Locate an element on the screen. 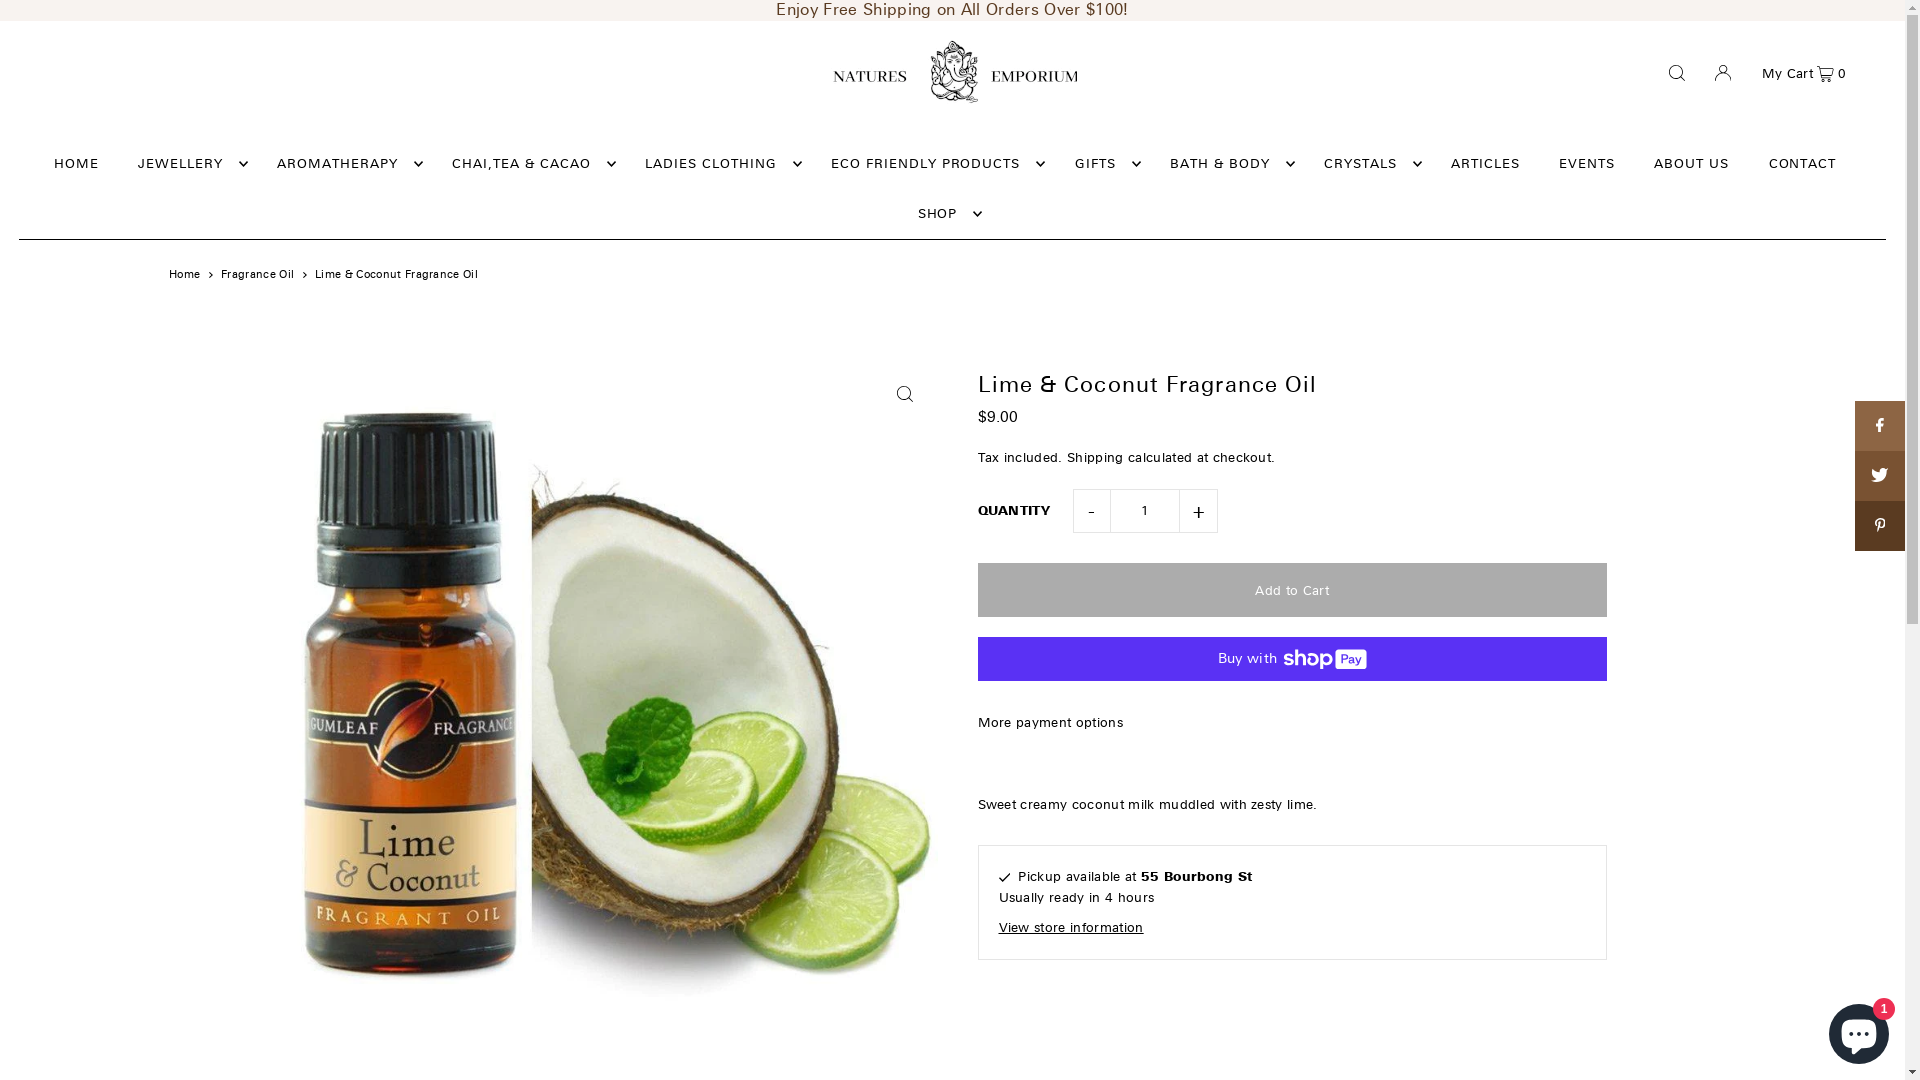  'HOME' is located at coordinates (76, 163).